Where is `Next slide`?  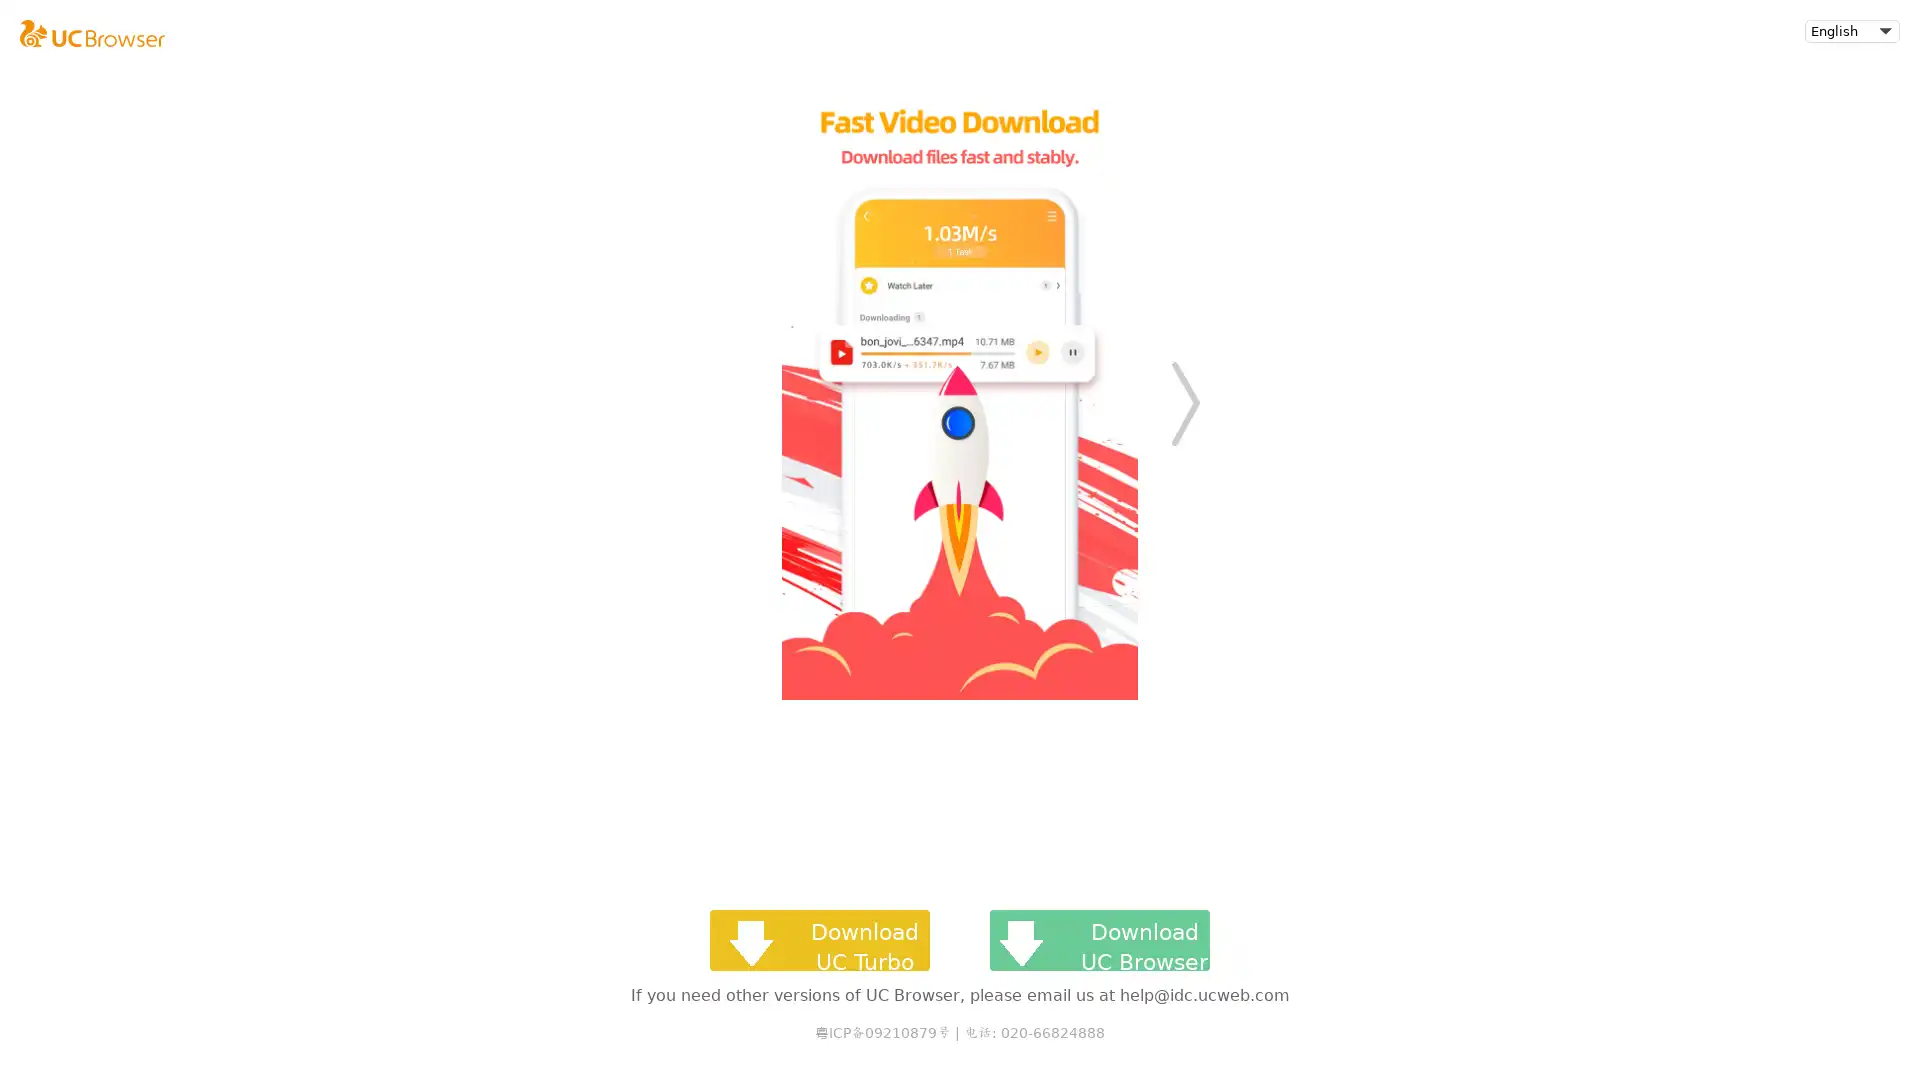 Next slide is located at coordinates (1185, 404).